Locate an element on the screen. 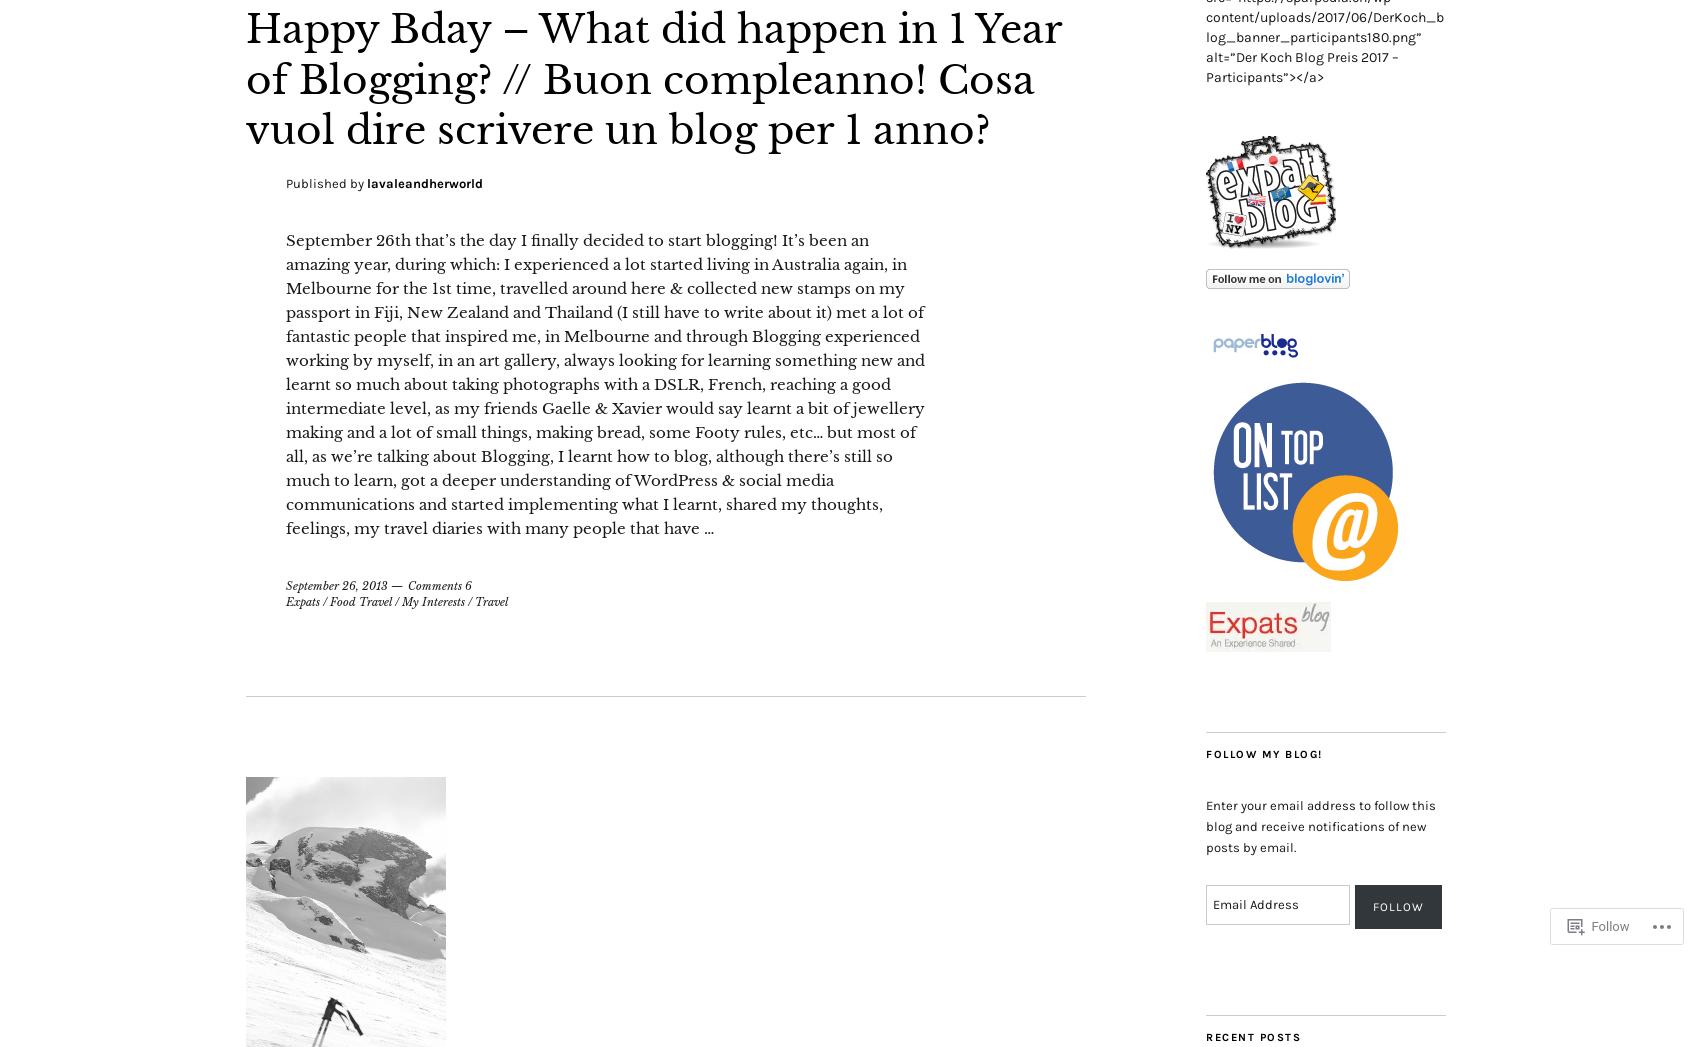 This screenshot has height=1047, width=1692. 'Recent Posts' is located at coordinates (1253, 1036).